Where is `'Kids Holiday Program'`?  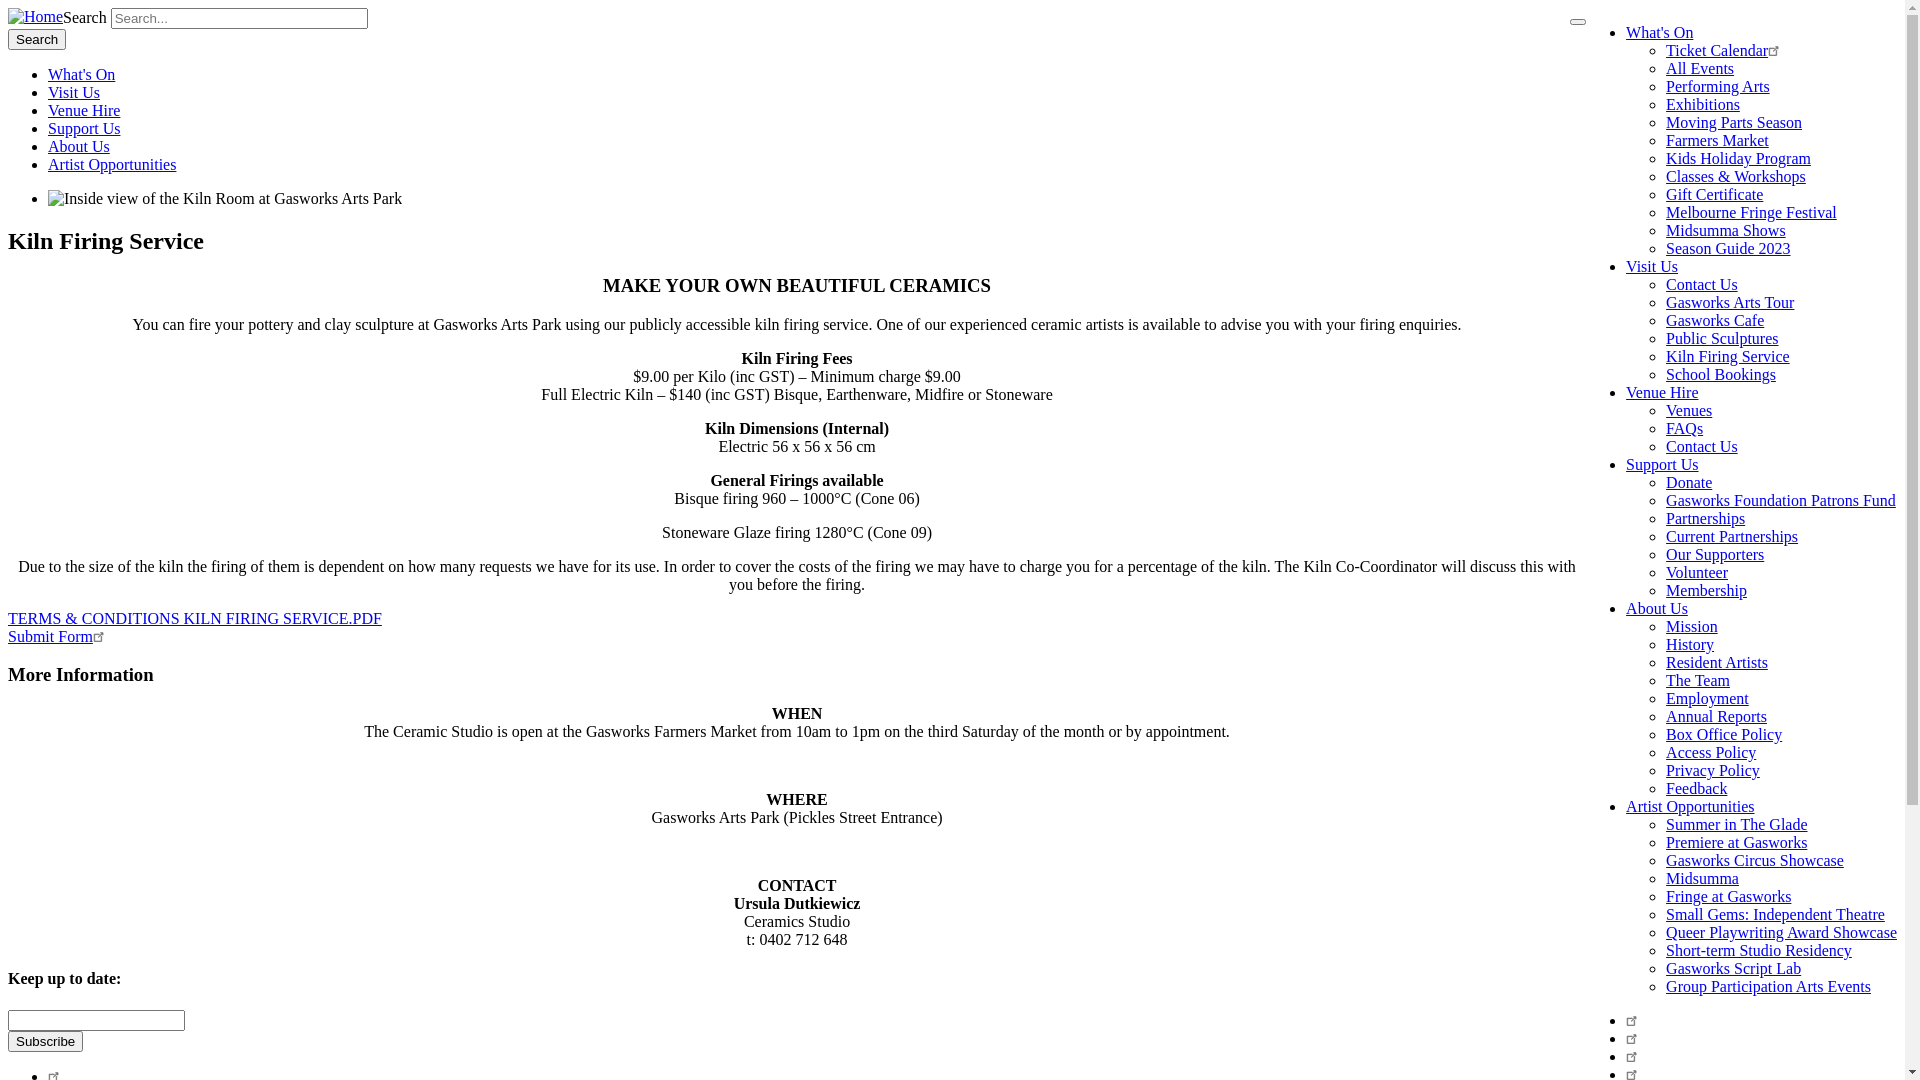 'Kids Holiday Program' is located at coordinates (1737, 157).